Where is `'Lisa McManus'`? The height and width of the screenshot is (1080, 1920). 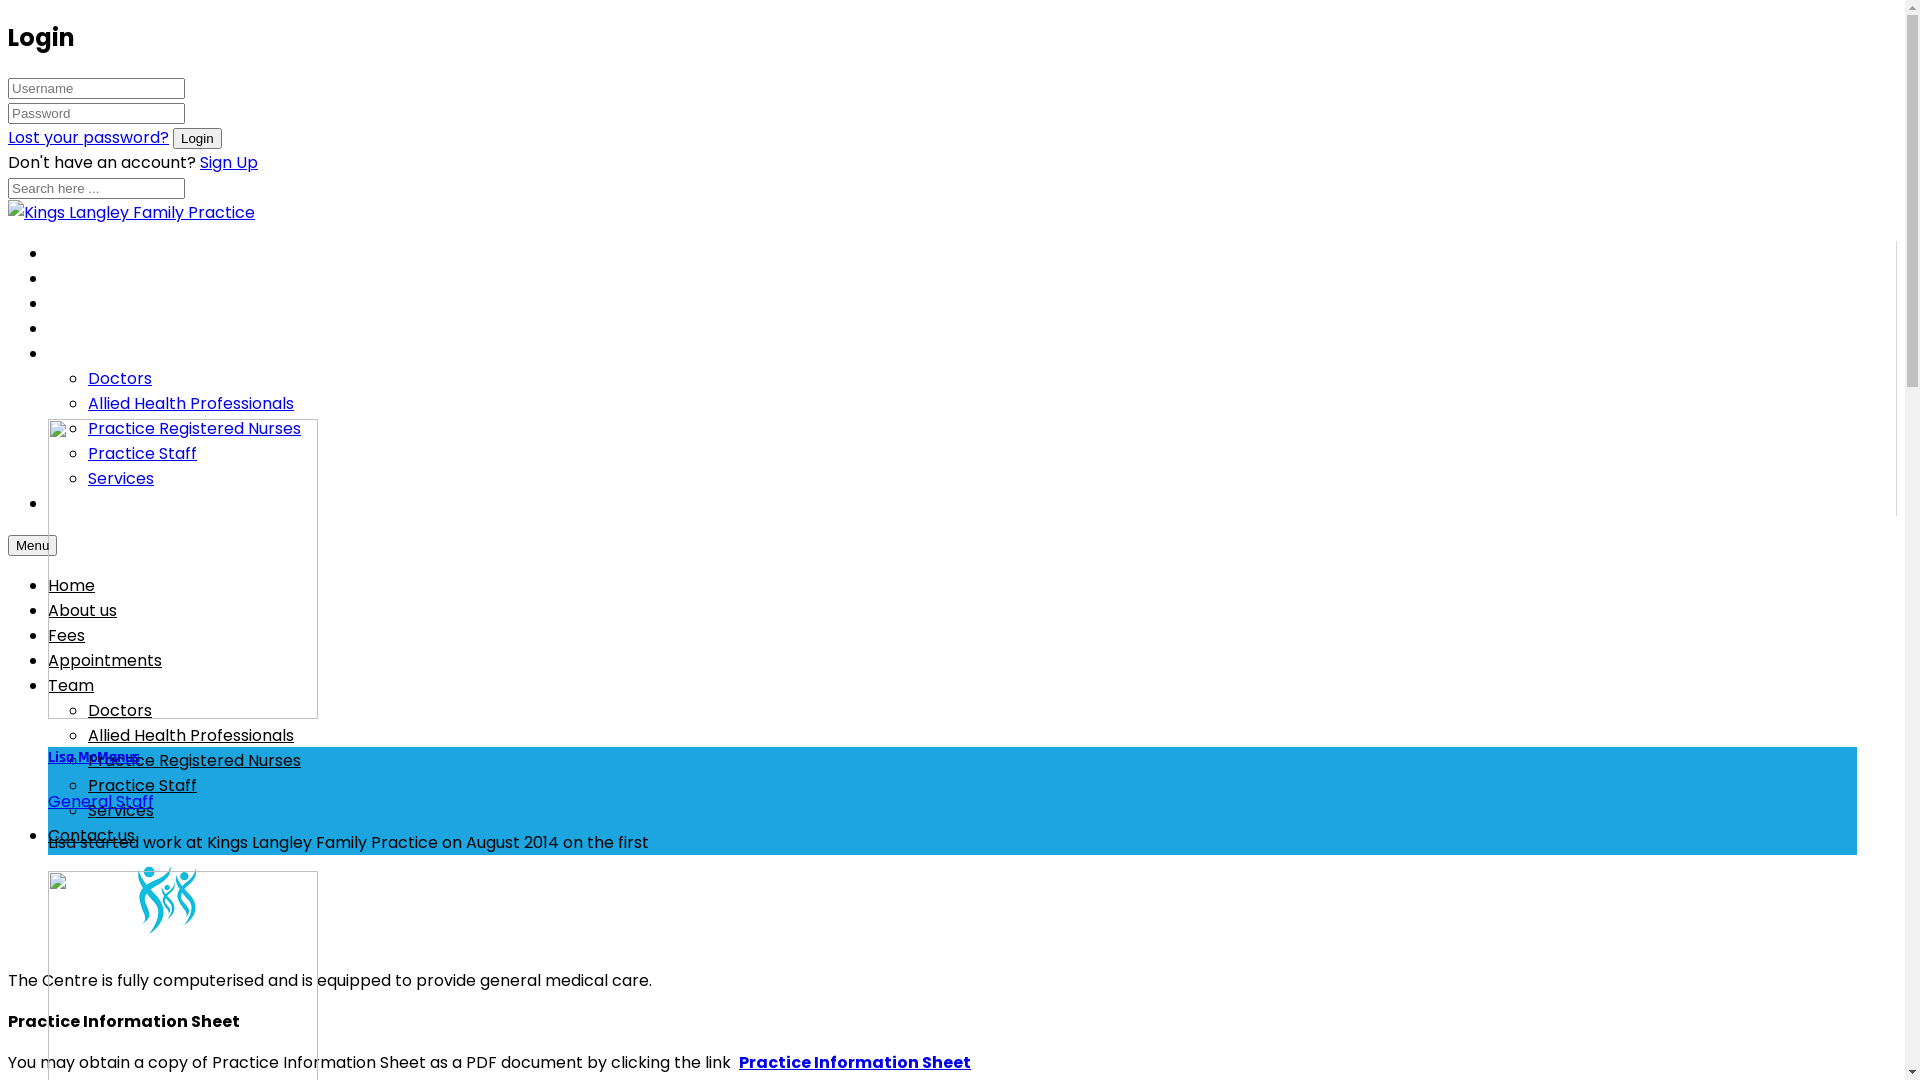
'Lisa McManus' is located at coordinates (93, 757).